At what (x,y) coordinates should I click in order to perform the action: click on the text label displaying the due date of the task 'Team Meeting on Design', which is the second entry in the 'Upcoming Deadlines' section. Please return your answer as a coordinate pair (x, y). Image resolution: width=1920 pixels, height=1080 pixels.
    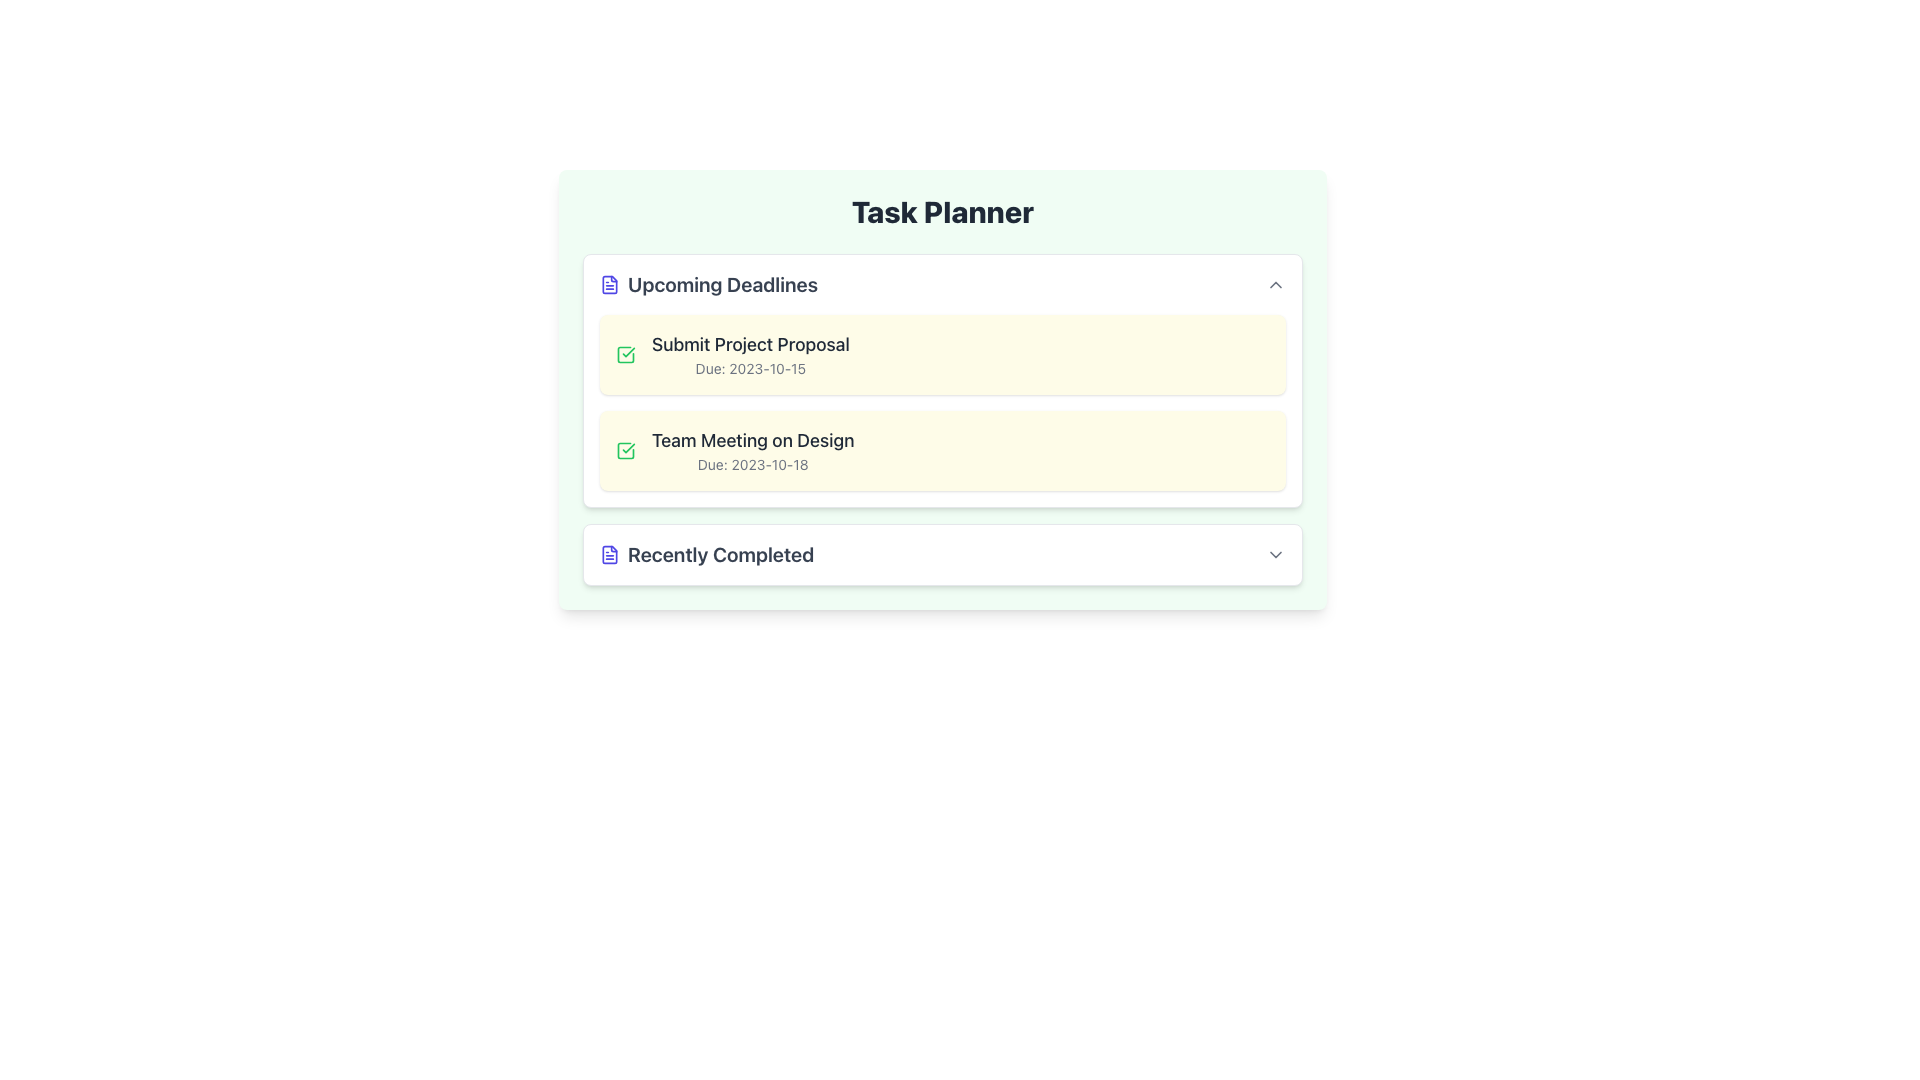
    Looking at the image, I should click on (752, 465).